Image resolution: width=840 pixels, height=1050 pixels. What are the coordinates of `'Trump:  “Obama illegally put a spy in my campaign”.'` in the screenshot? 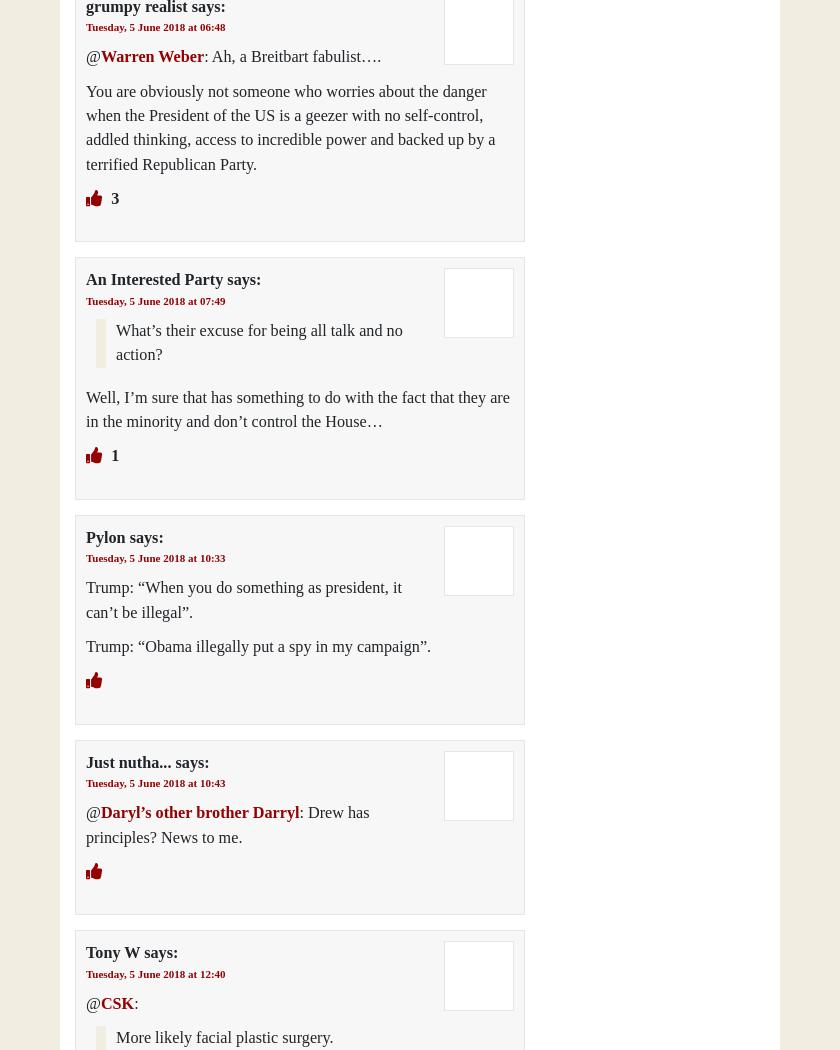 It's located at (86, 644).